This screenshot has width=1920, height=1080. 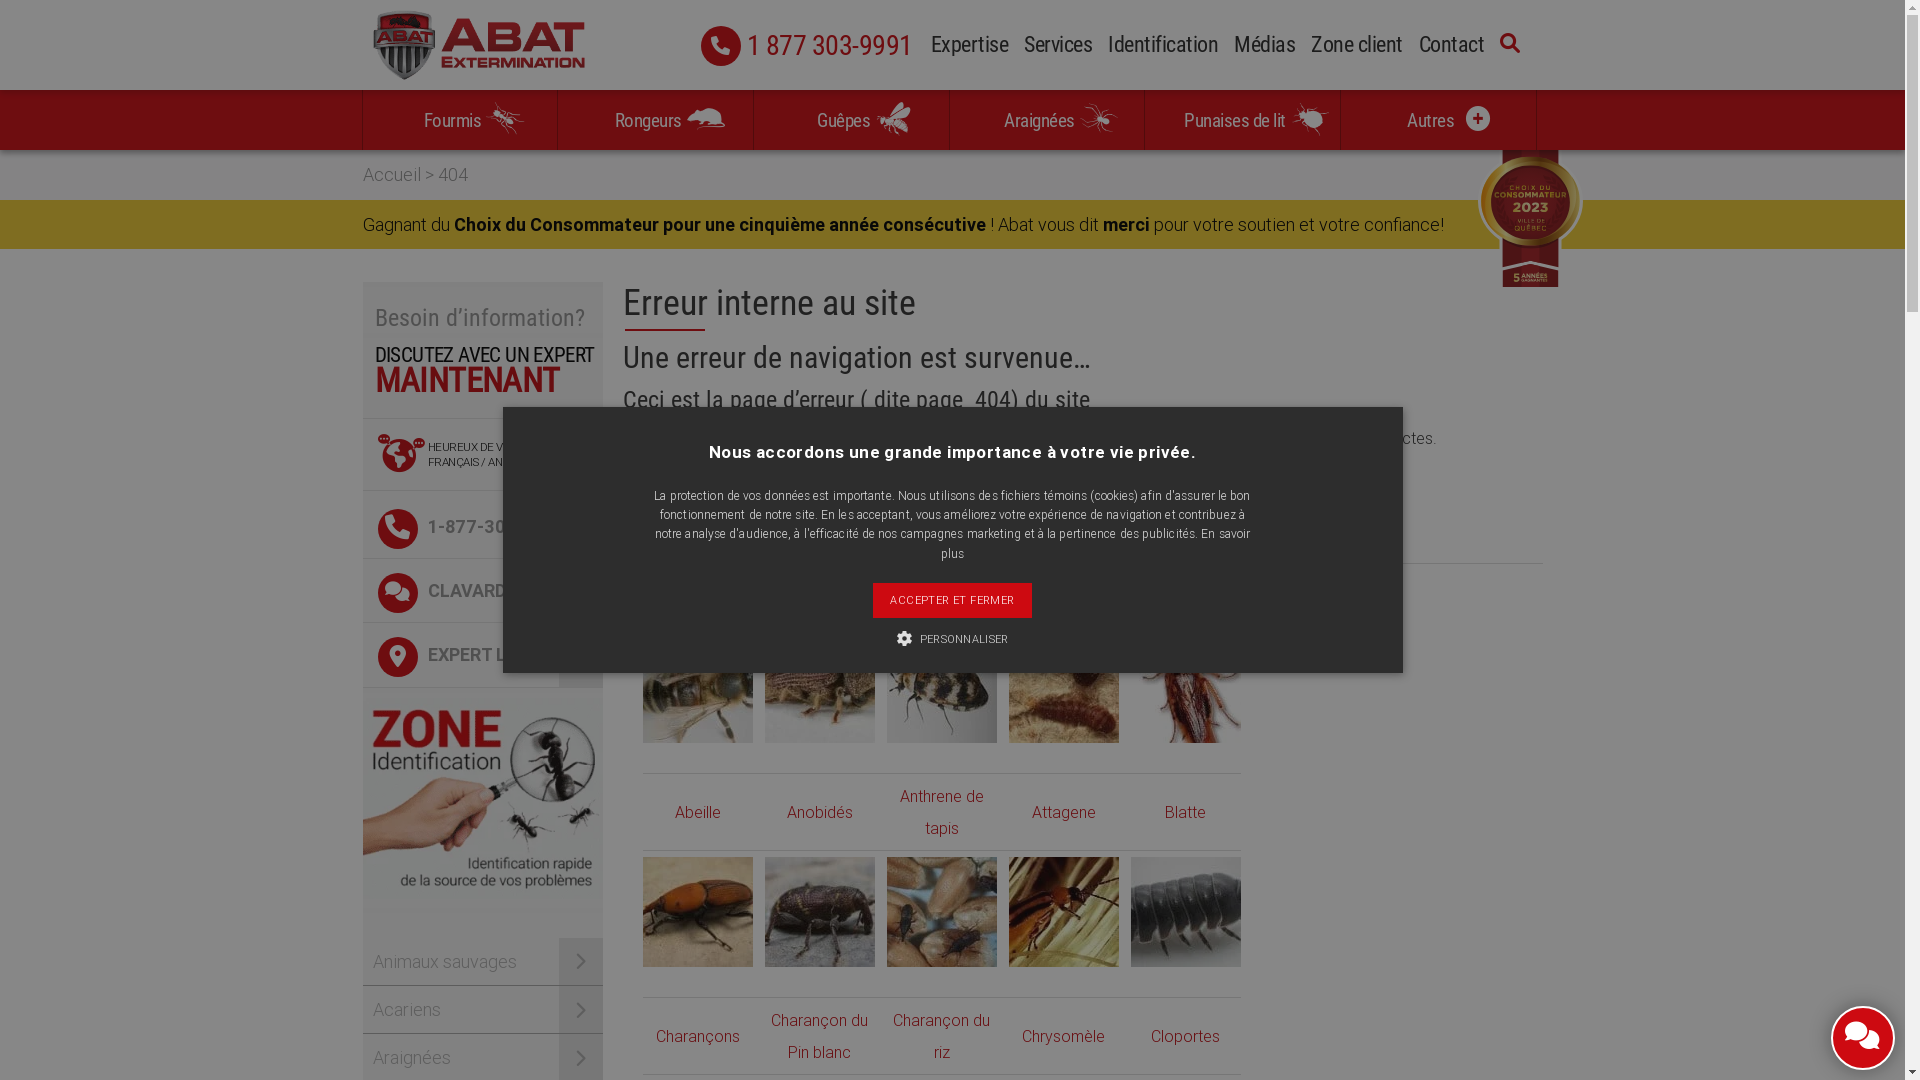 What do you see at coordinates (1129, 911) in the screenshot?
I see `'cloportes'` at bounding box center [1129, 911].